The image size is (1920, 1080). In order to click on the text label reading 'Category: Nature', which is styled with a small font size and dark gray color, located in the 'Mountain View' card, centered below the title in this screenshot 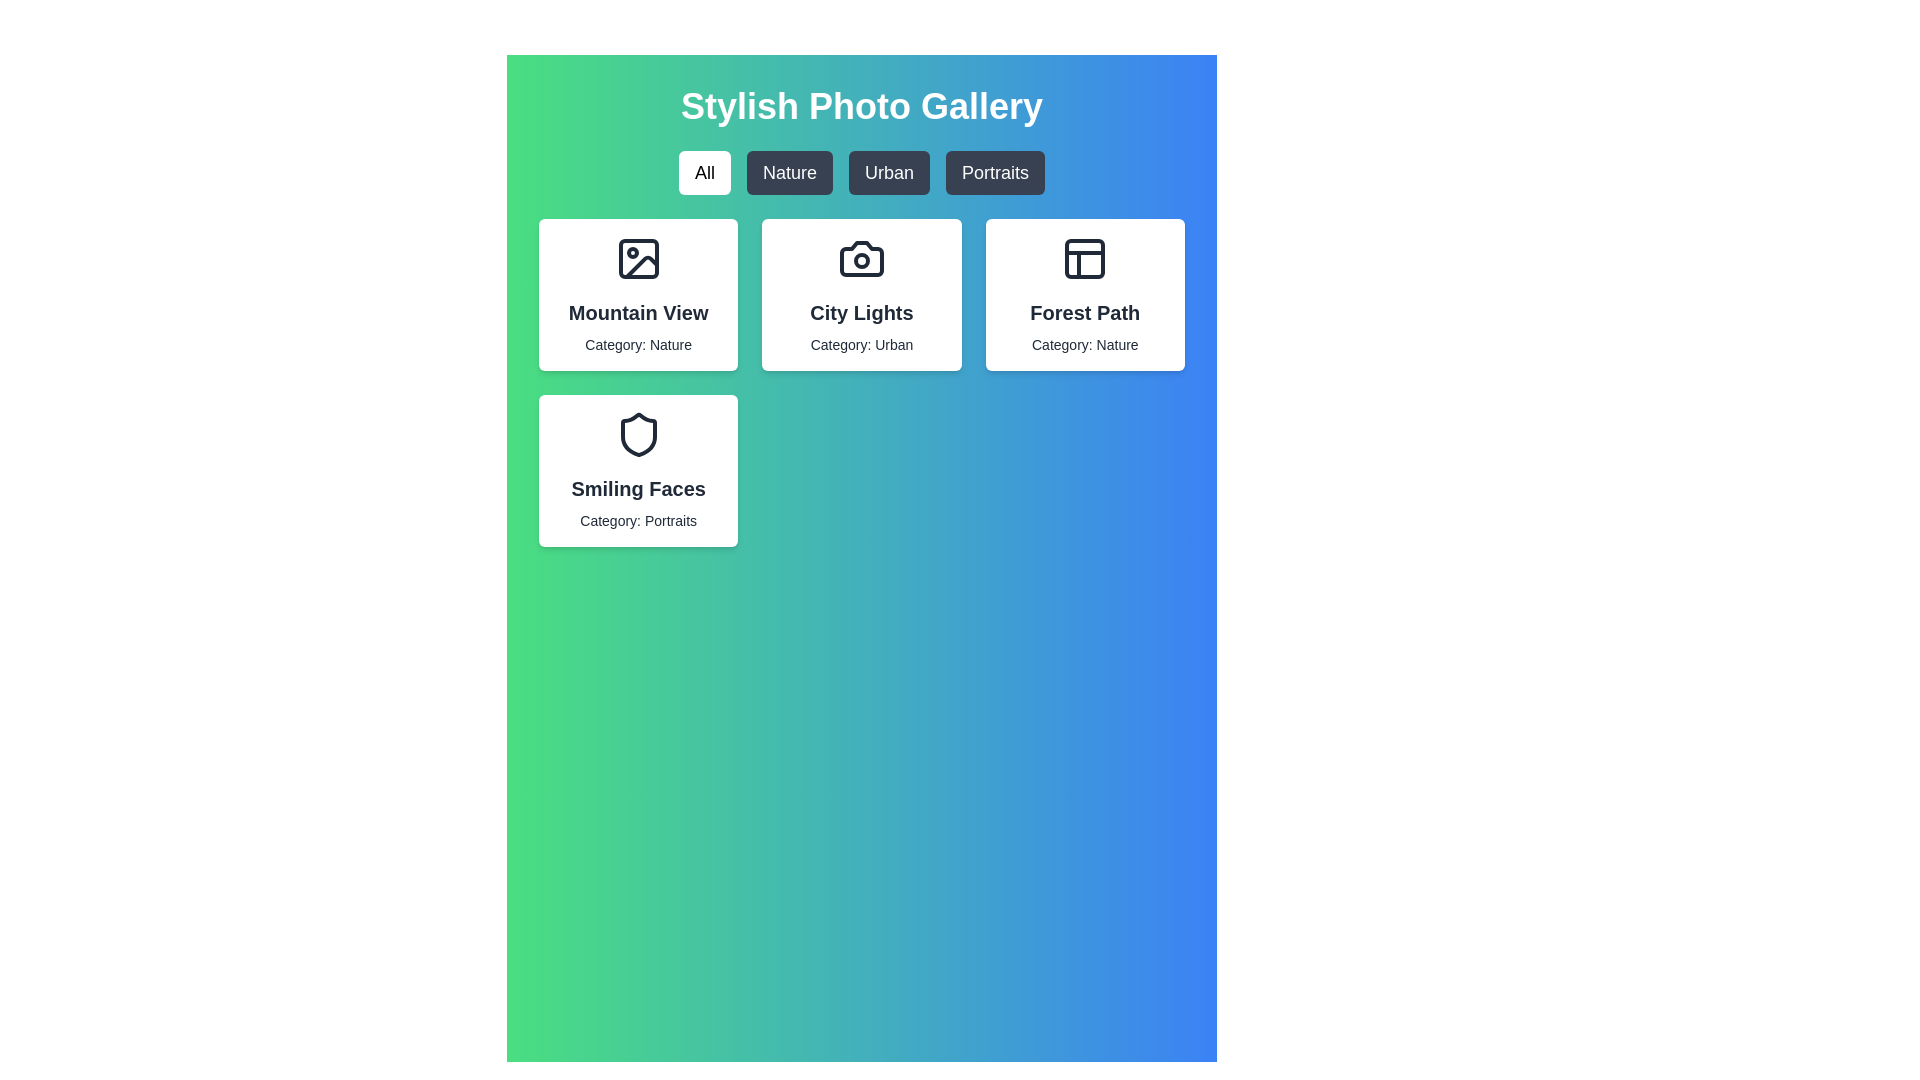, I will do `click(637, 343)`.